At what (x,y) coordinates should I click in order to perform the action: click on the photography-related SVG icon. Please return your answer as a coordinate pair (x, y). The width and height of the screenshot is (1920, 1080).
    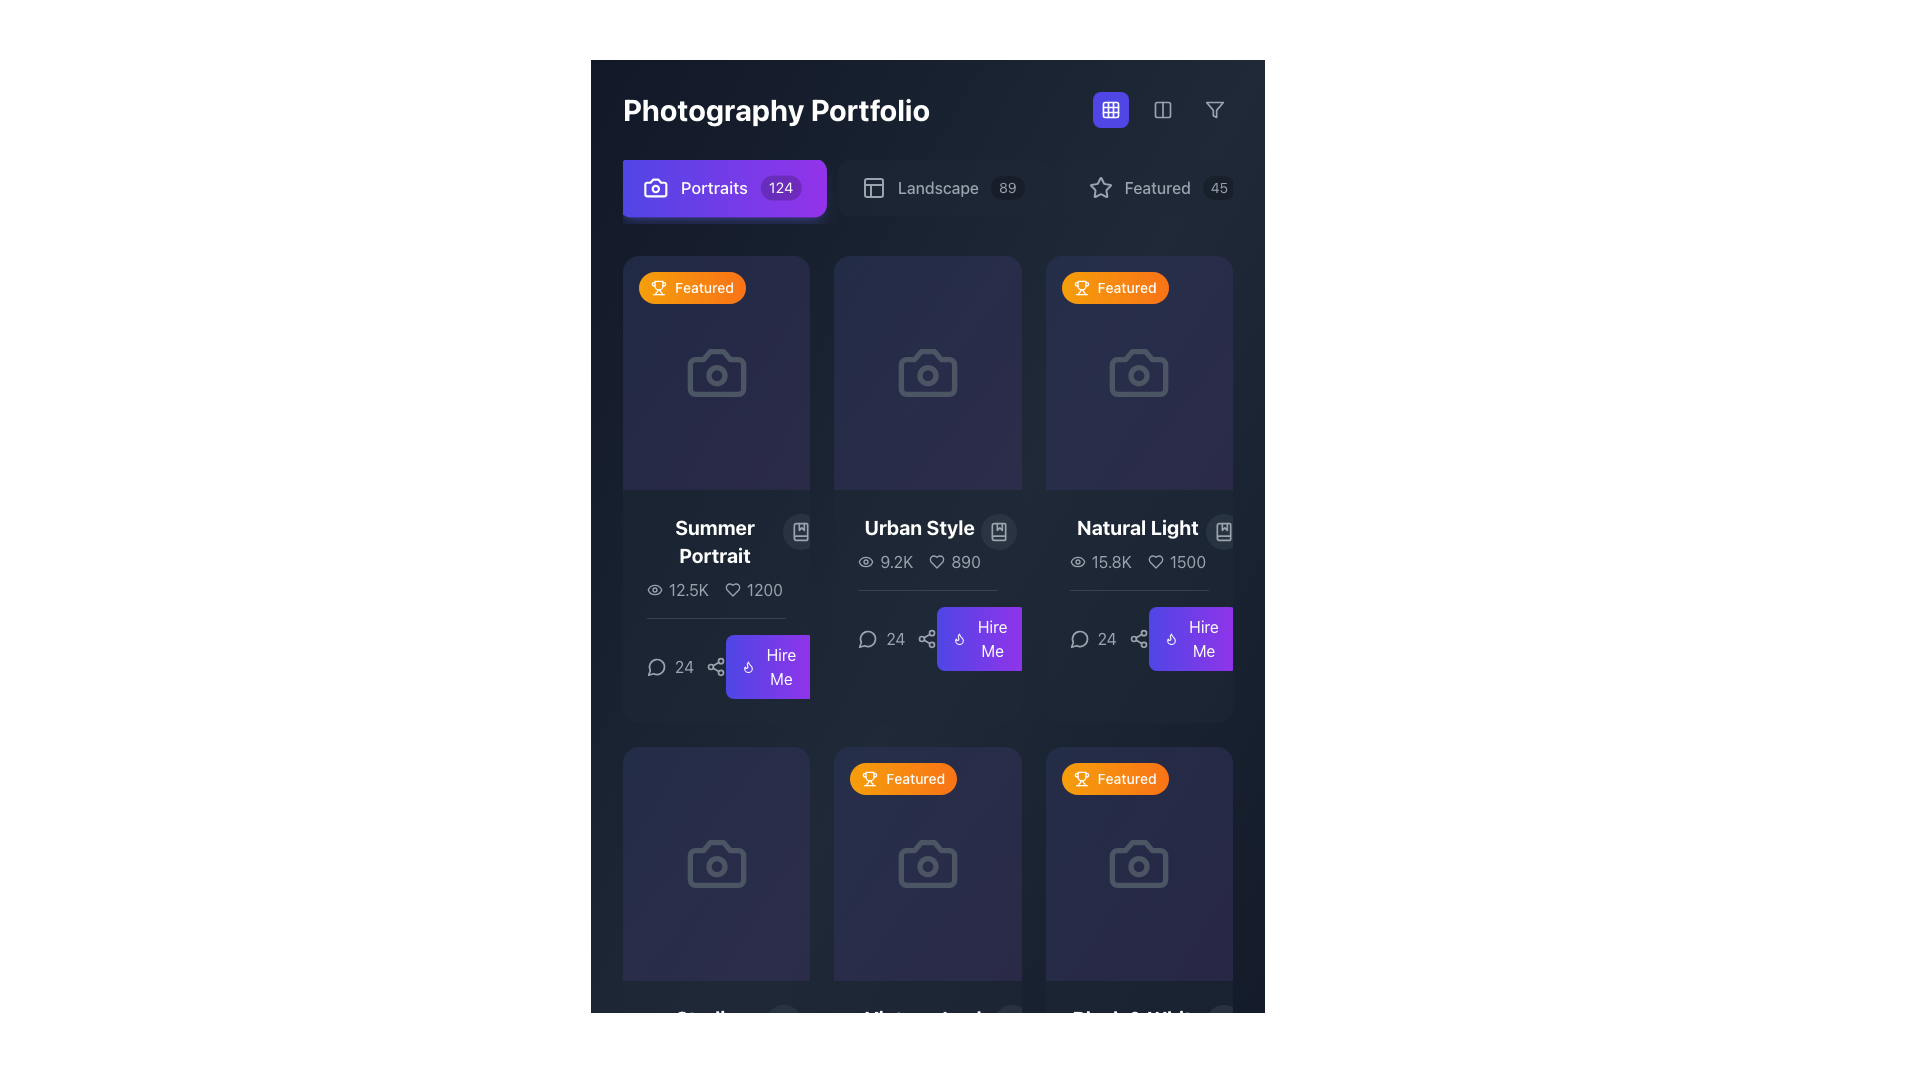
    Looking at the image, I should click on (716, 863).